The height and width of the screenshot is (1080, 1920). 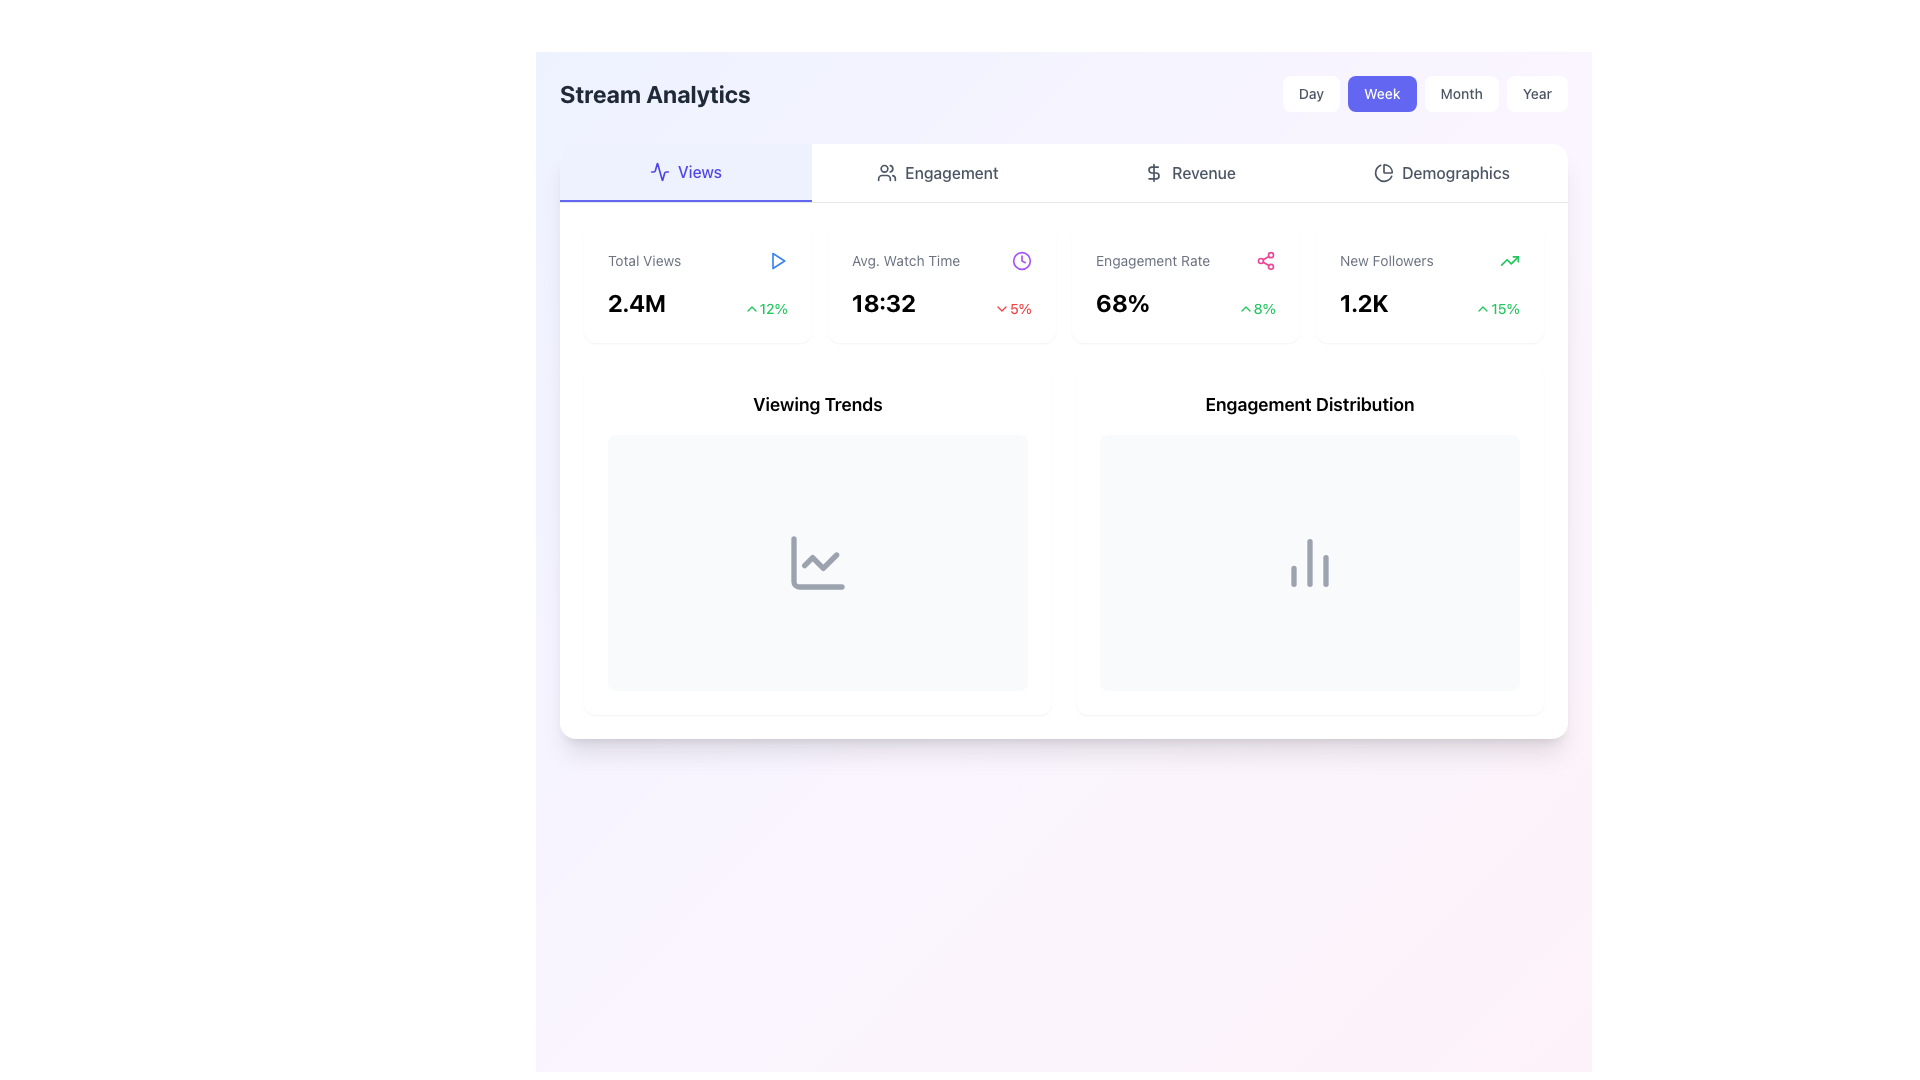 What do you see at coordinates (817, 563) in the screenshot?
I see `the gray line chart icon located in the 'Viewing Trends' section of the dashboard interface` at bounding box center [817, 563].